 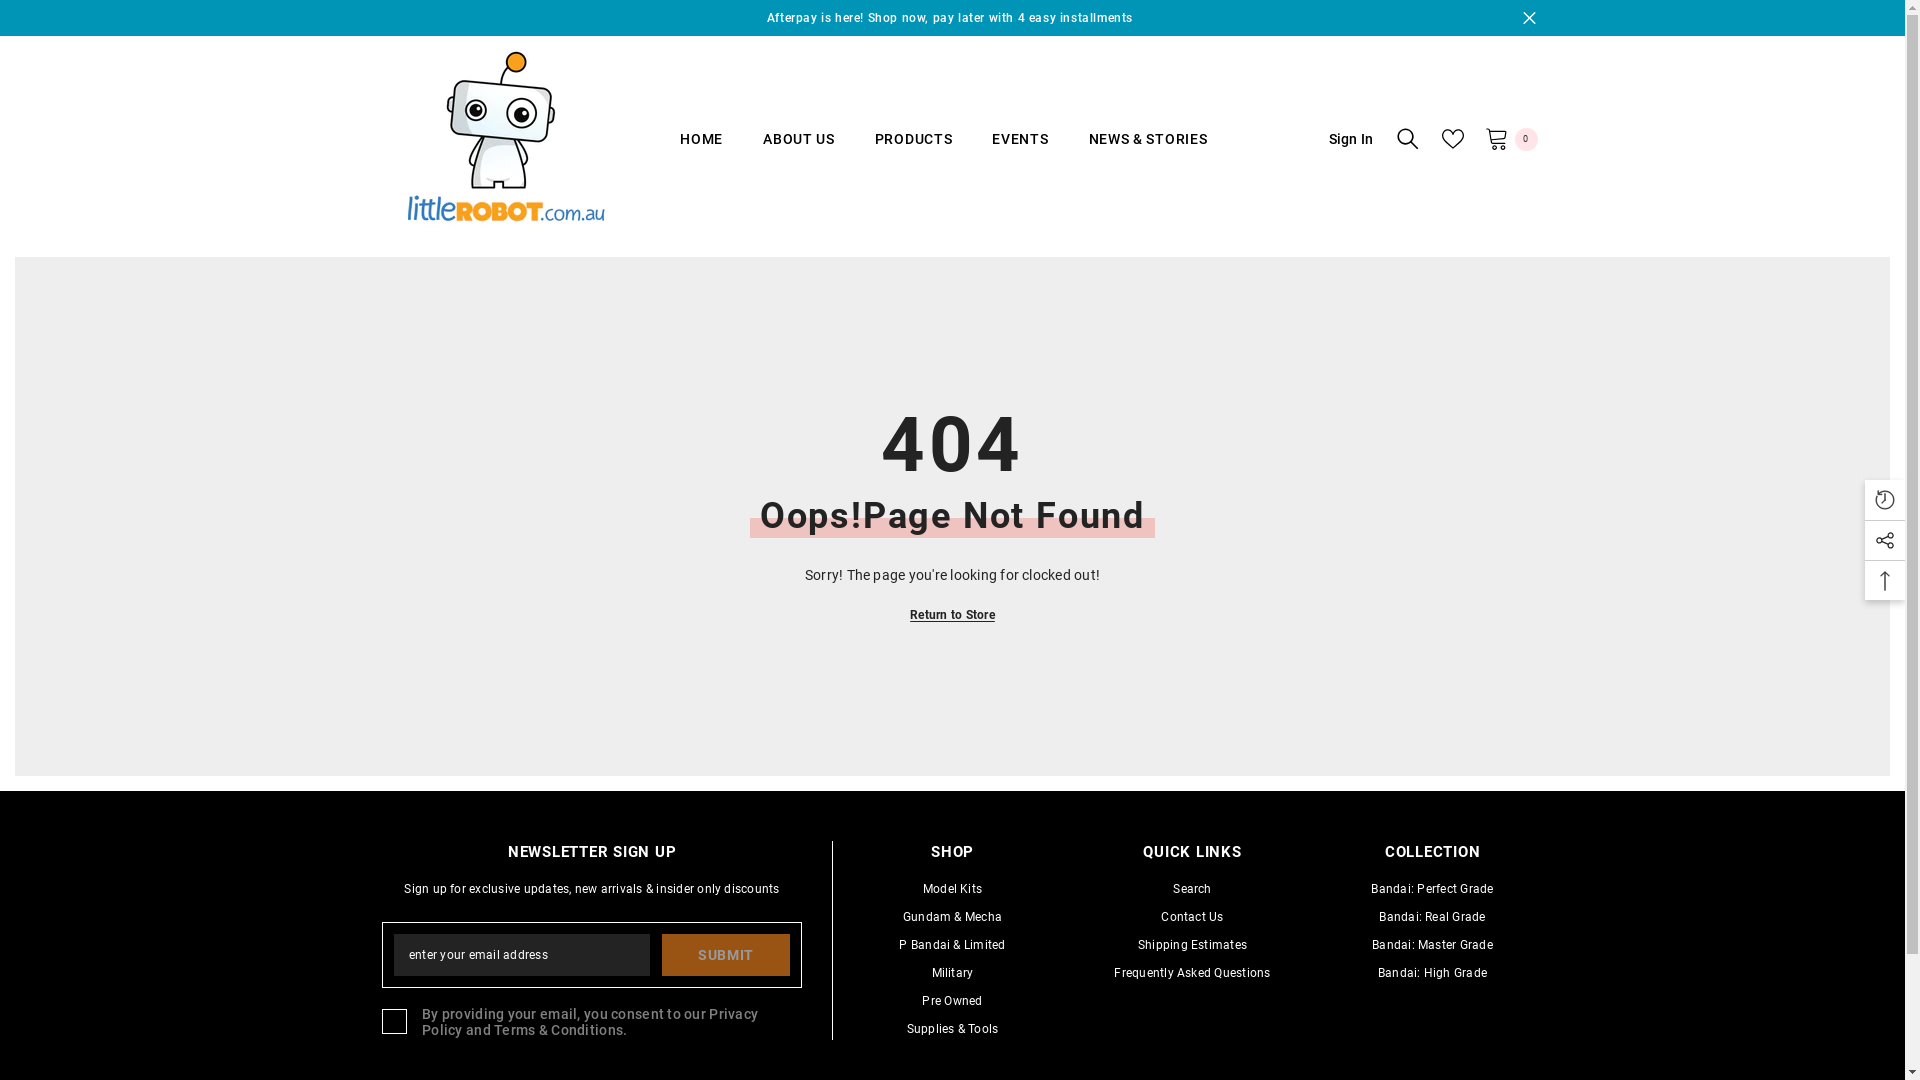 What do you see at coordinates (950, 1001) in the screenshot?
I see `'Pre Owned'` at bounding box center [950, 1001].